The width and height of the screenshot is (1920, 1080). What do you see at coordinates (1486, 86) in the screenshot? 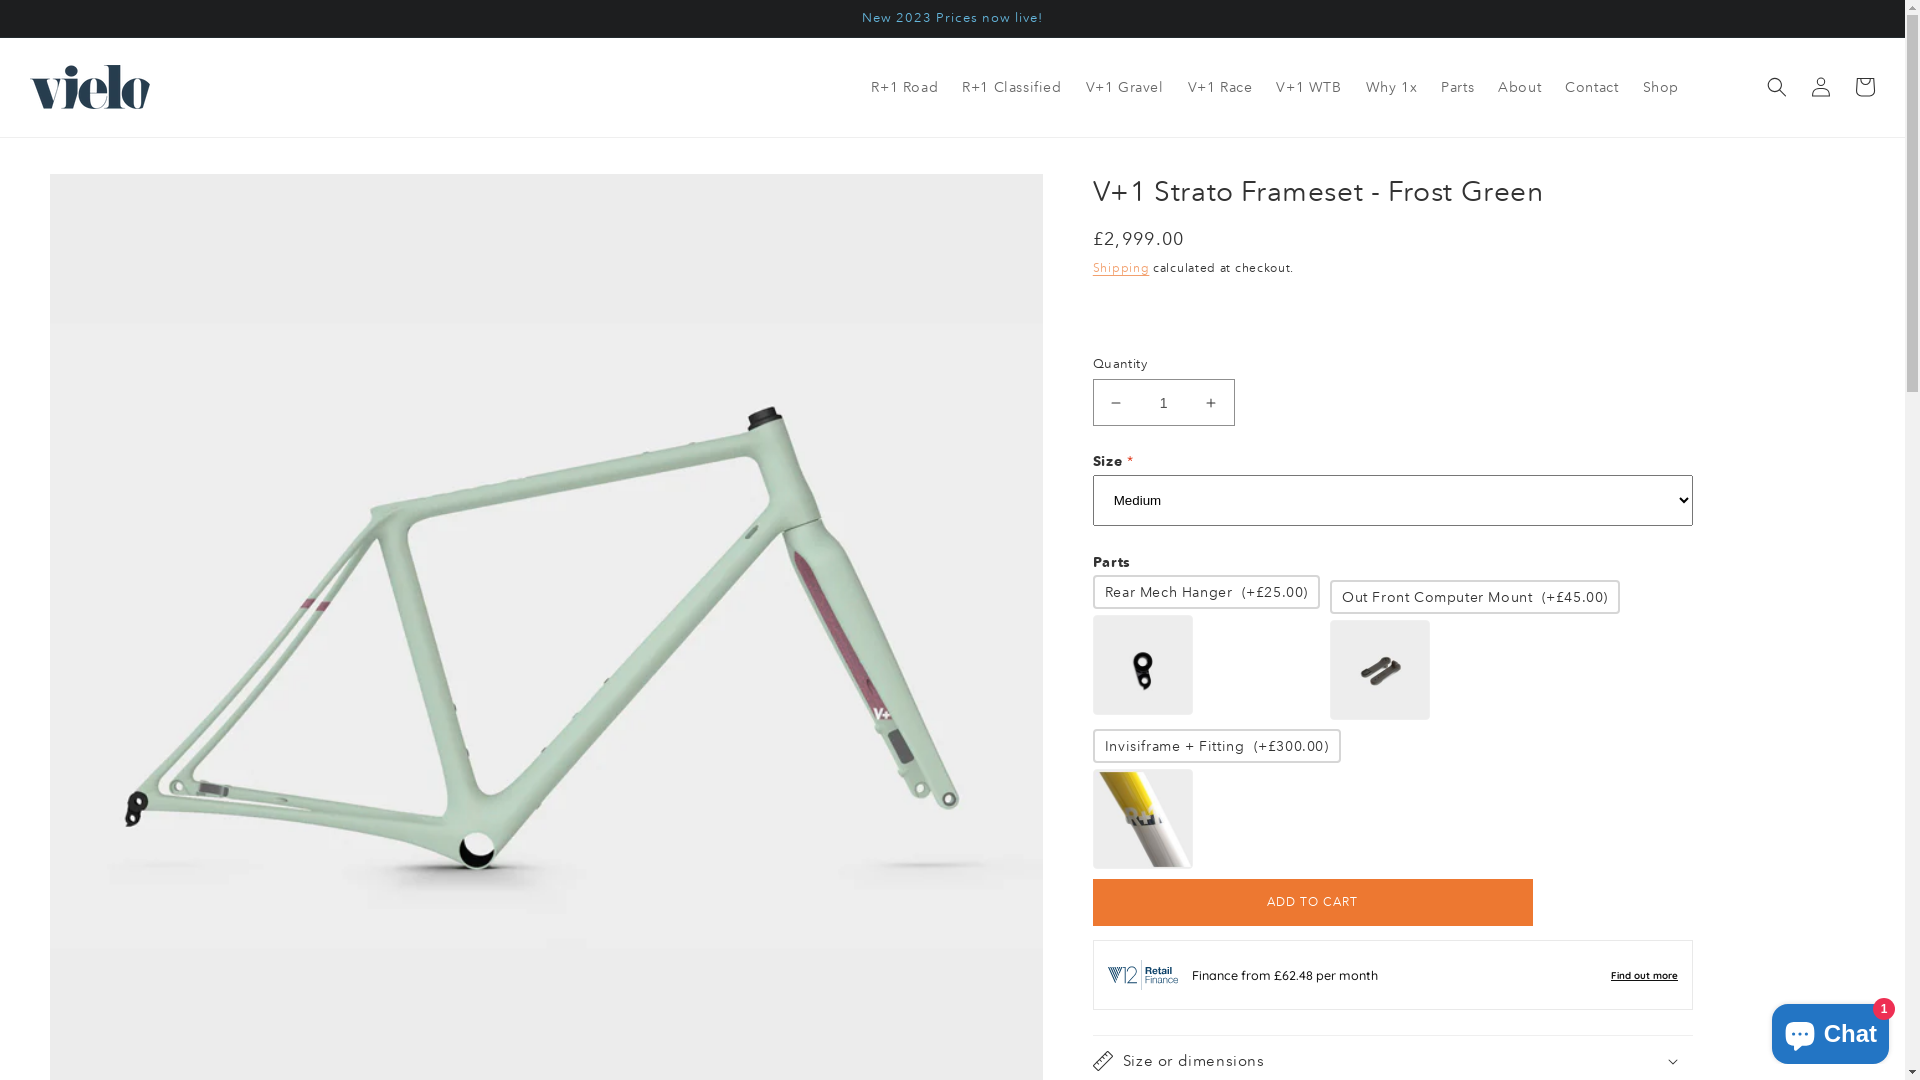
I see `'About'` at bounding box center [1486, 86].